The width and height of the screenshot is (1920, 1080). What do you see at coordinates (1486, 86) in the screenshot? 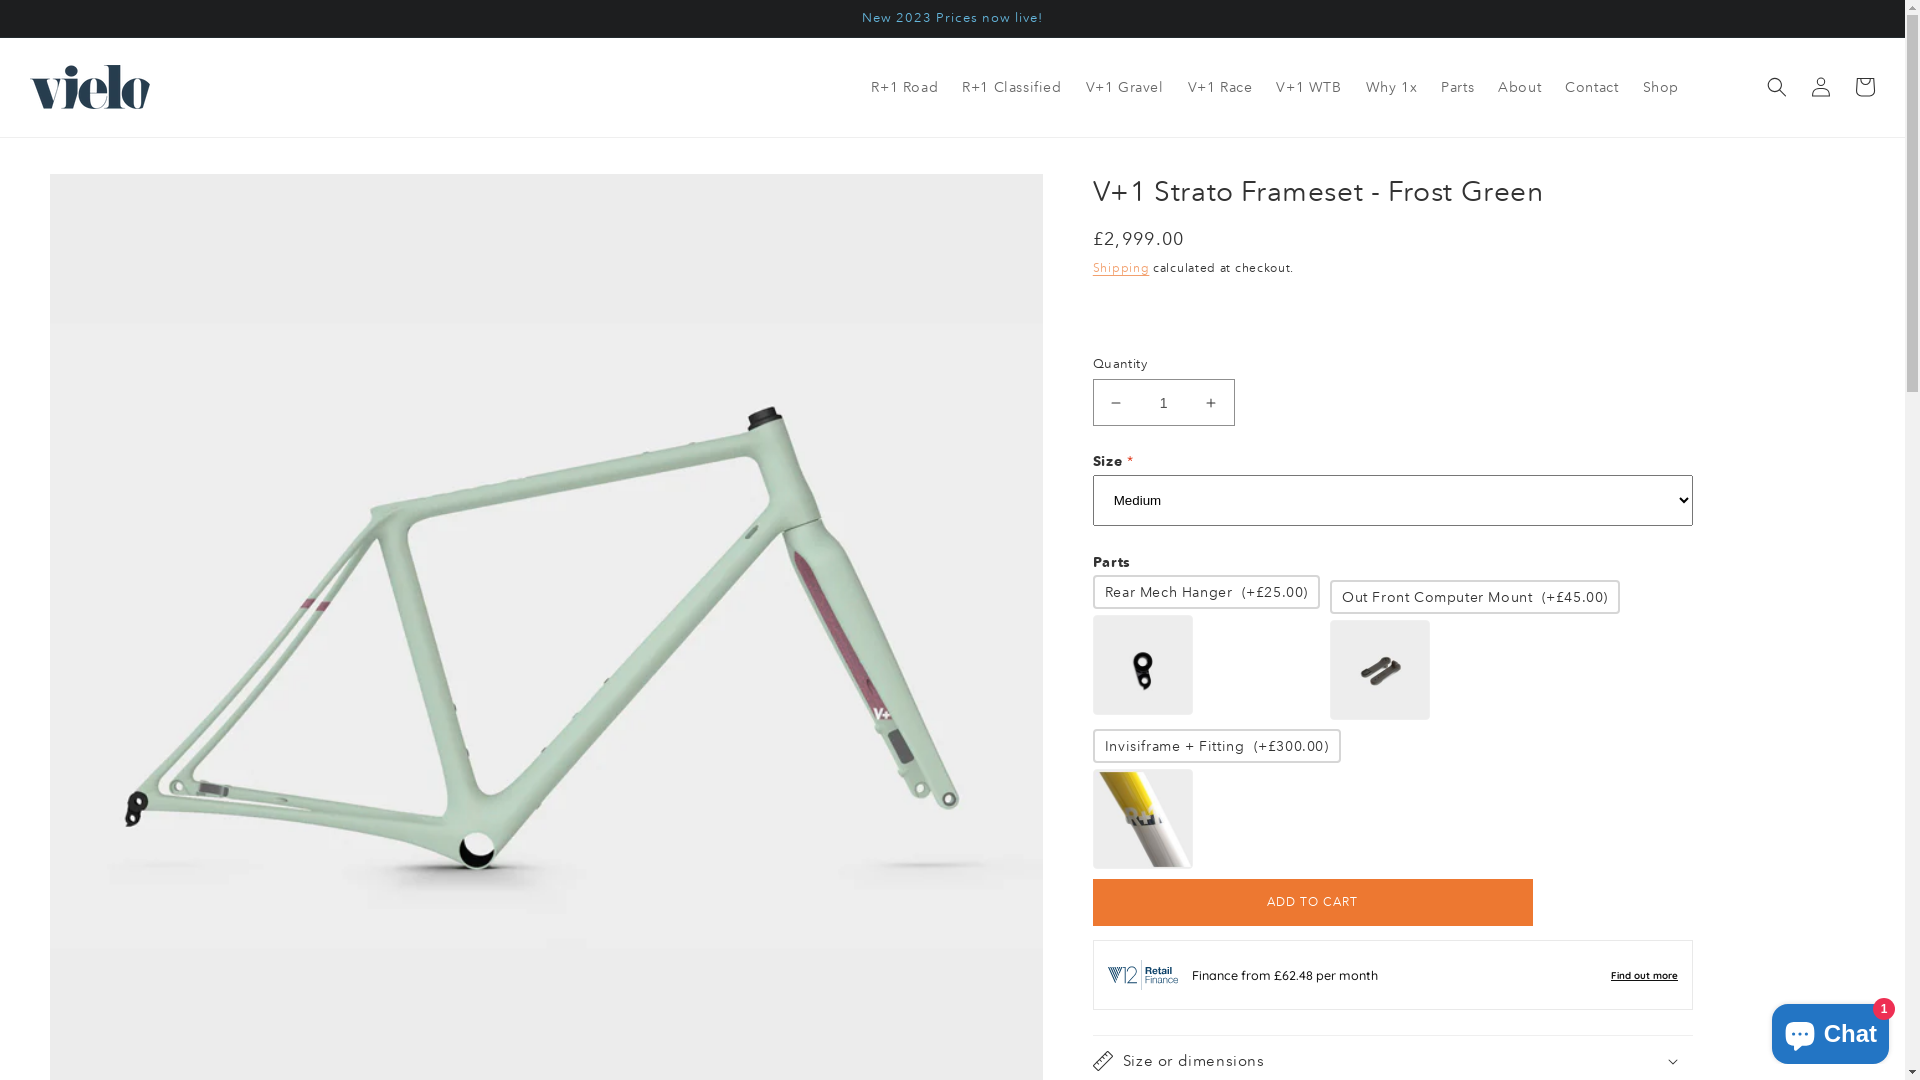
I see `'About'` at bounding box center [1486, 86].